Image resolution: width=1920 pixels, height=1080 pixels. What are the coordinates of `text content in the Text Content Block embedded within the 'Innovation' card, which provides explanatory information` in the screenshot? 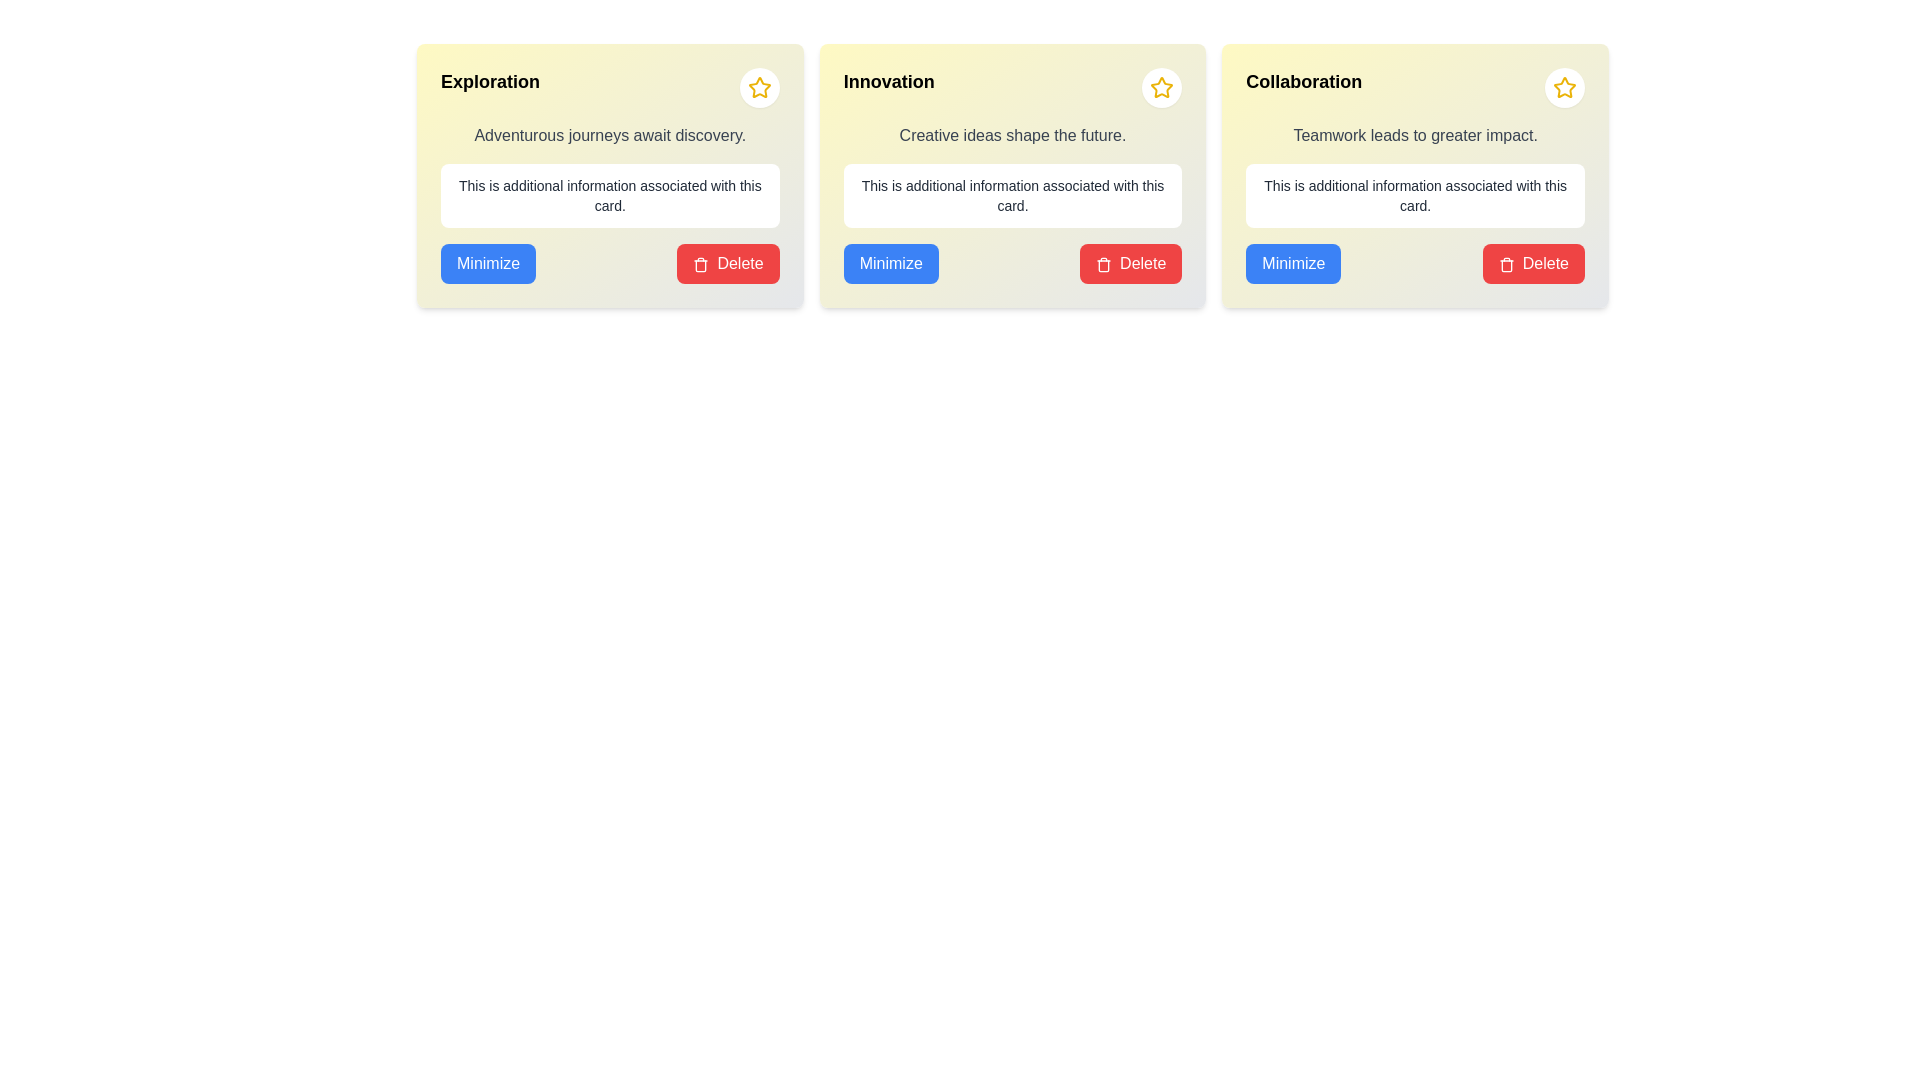 It's located at (1012, 196).